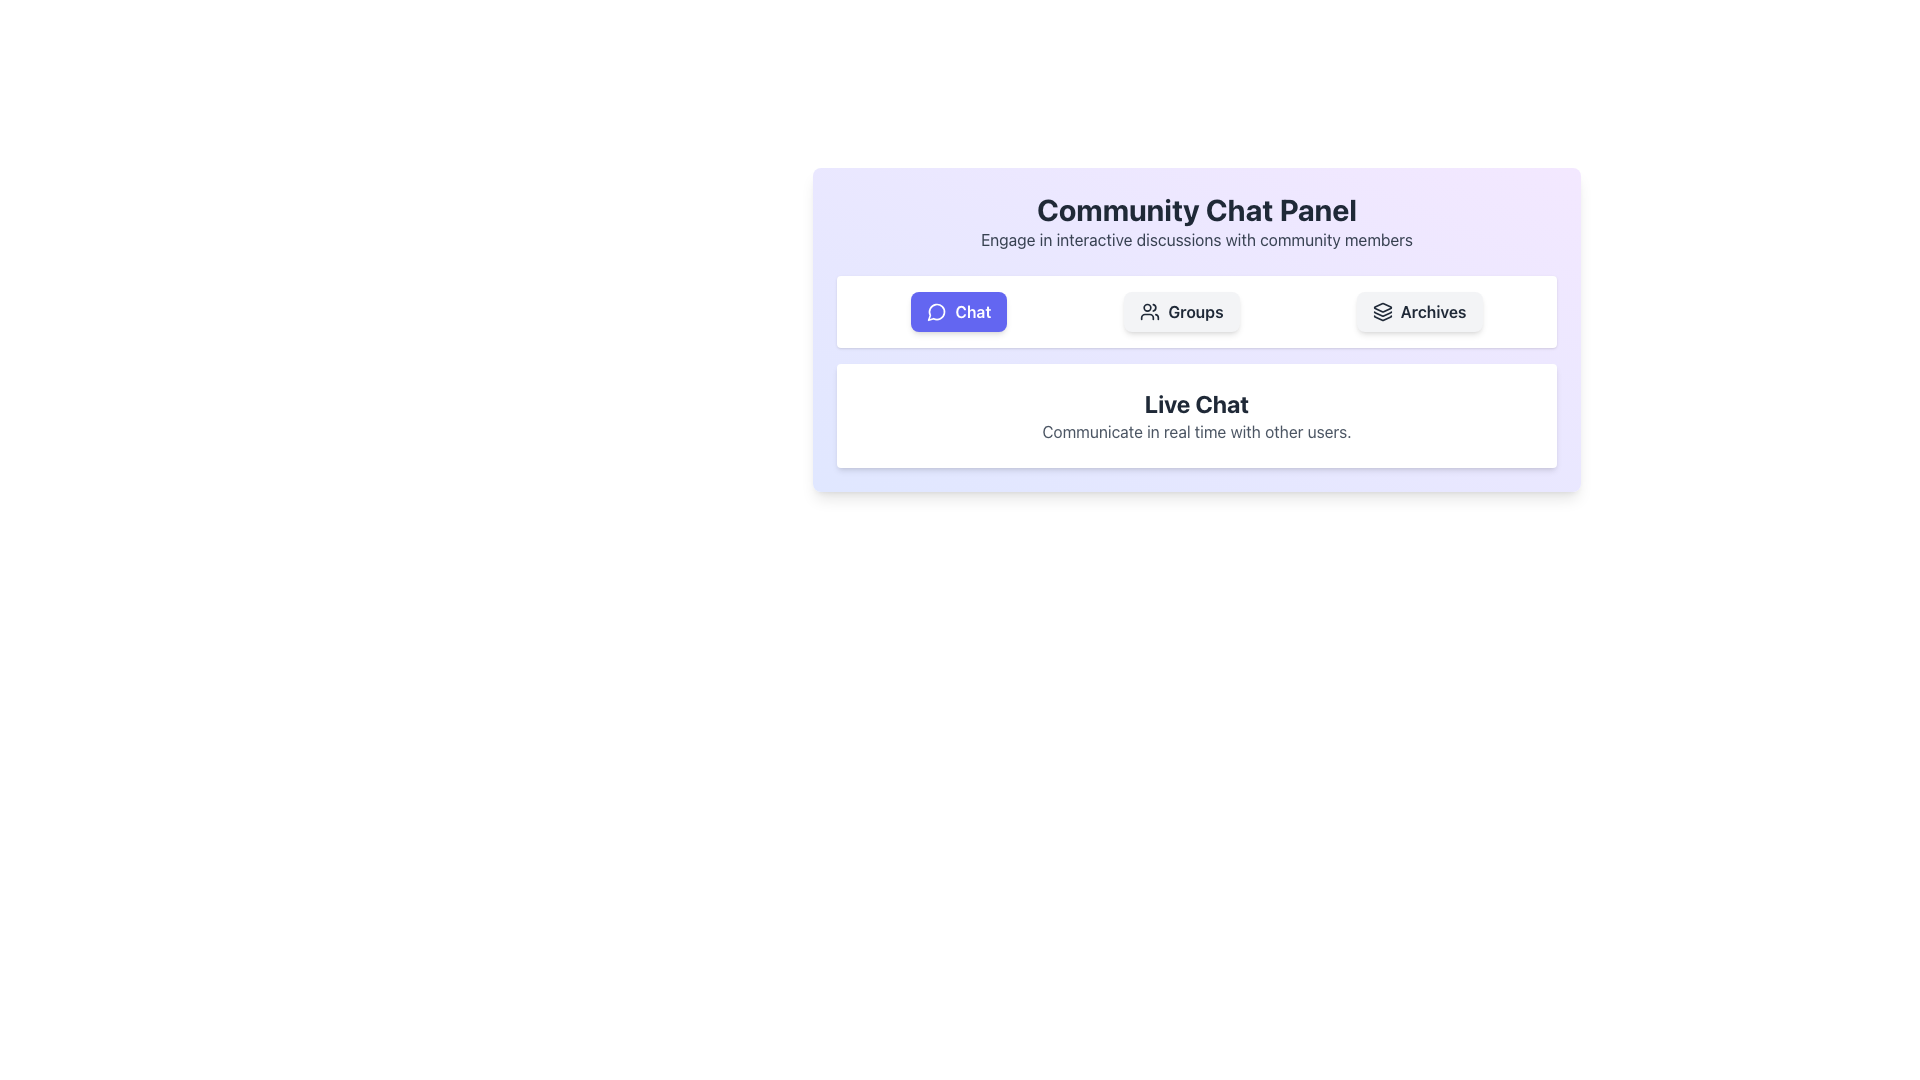  I want to click on the third button labeled 'Archives' in the 'Community Chat Panel', so click(1418, 312).